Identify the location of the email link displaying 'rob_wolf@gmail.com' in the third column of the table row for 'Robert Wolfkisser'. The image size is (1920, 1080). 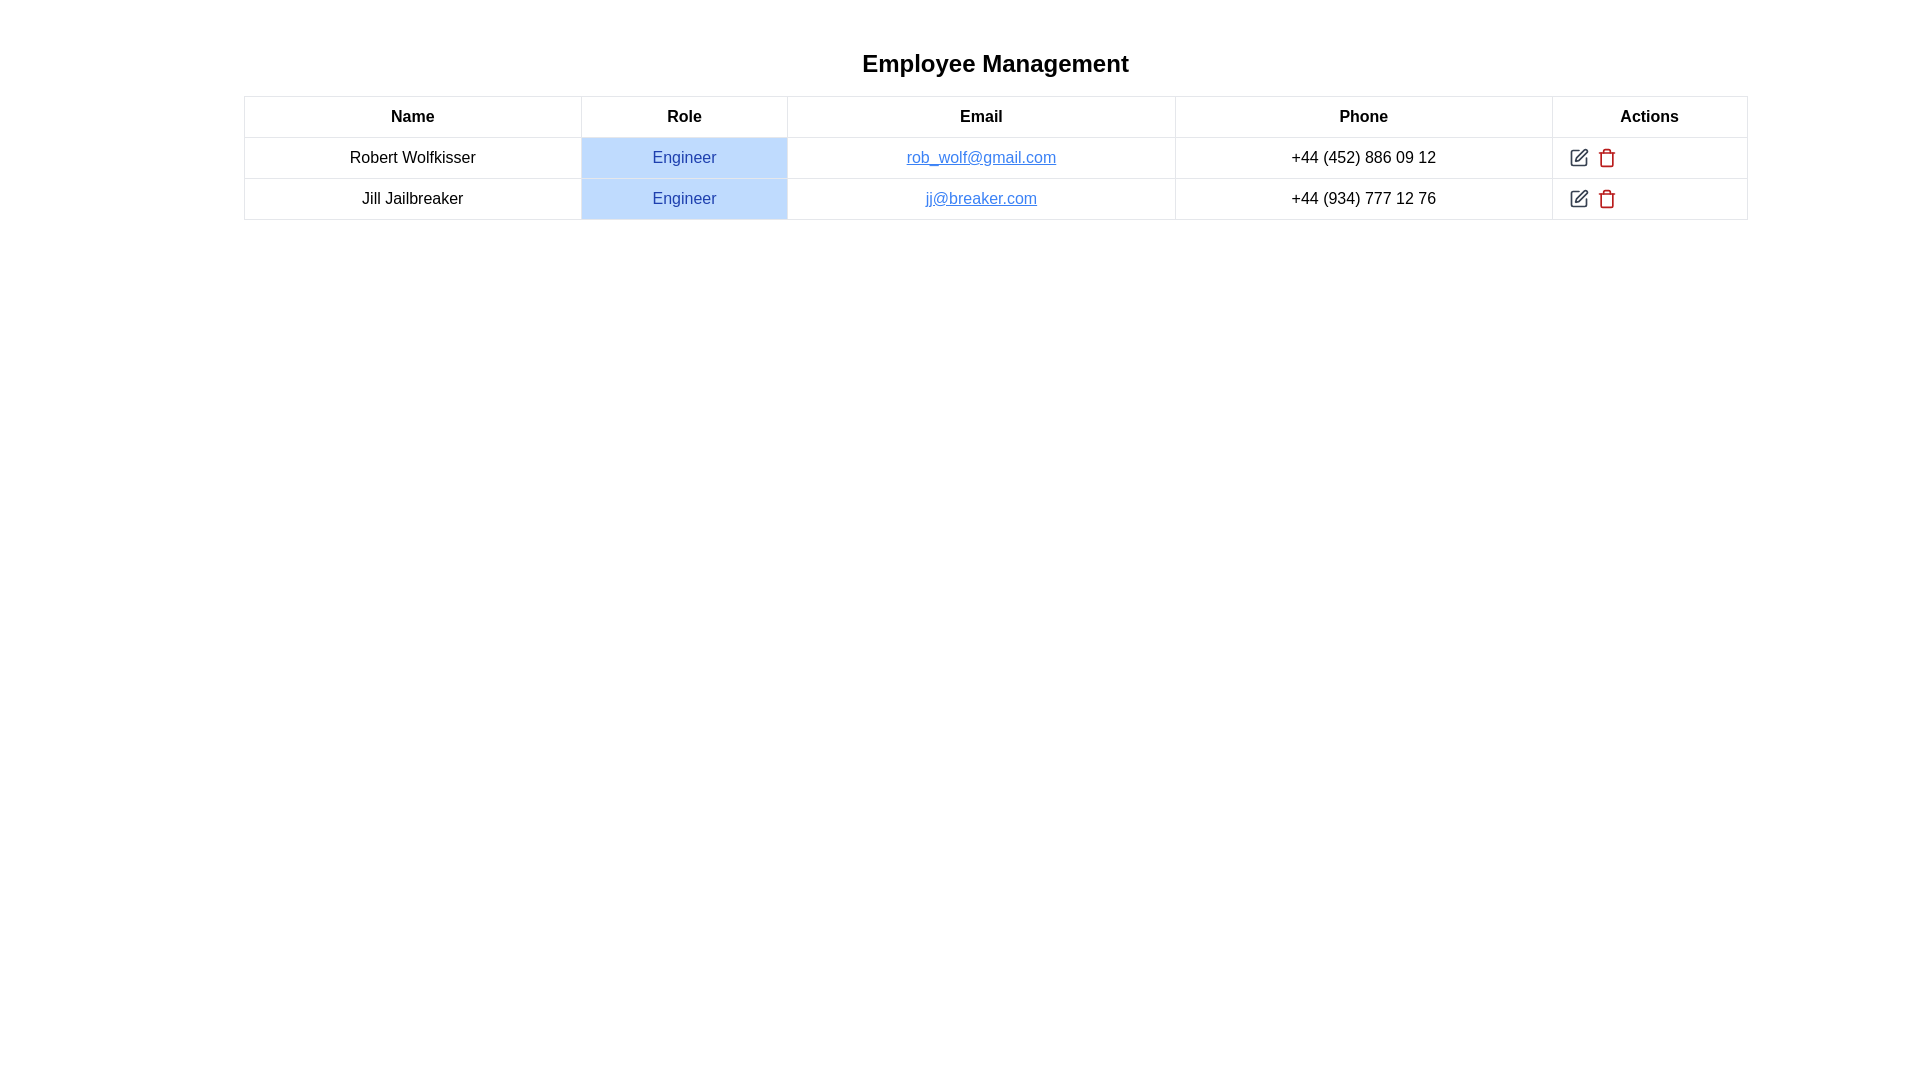
(981, 157).